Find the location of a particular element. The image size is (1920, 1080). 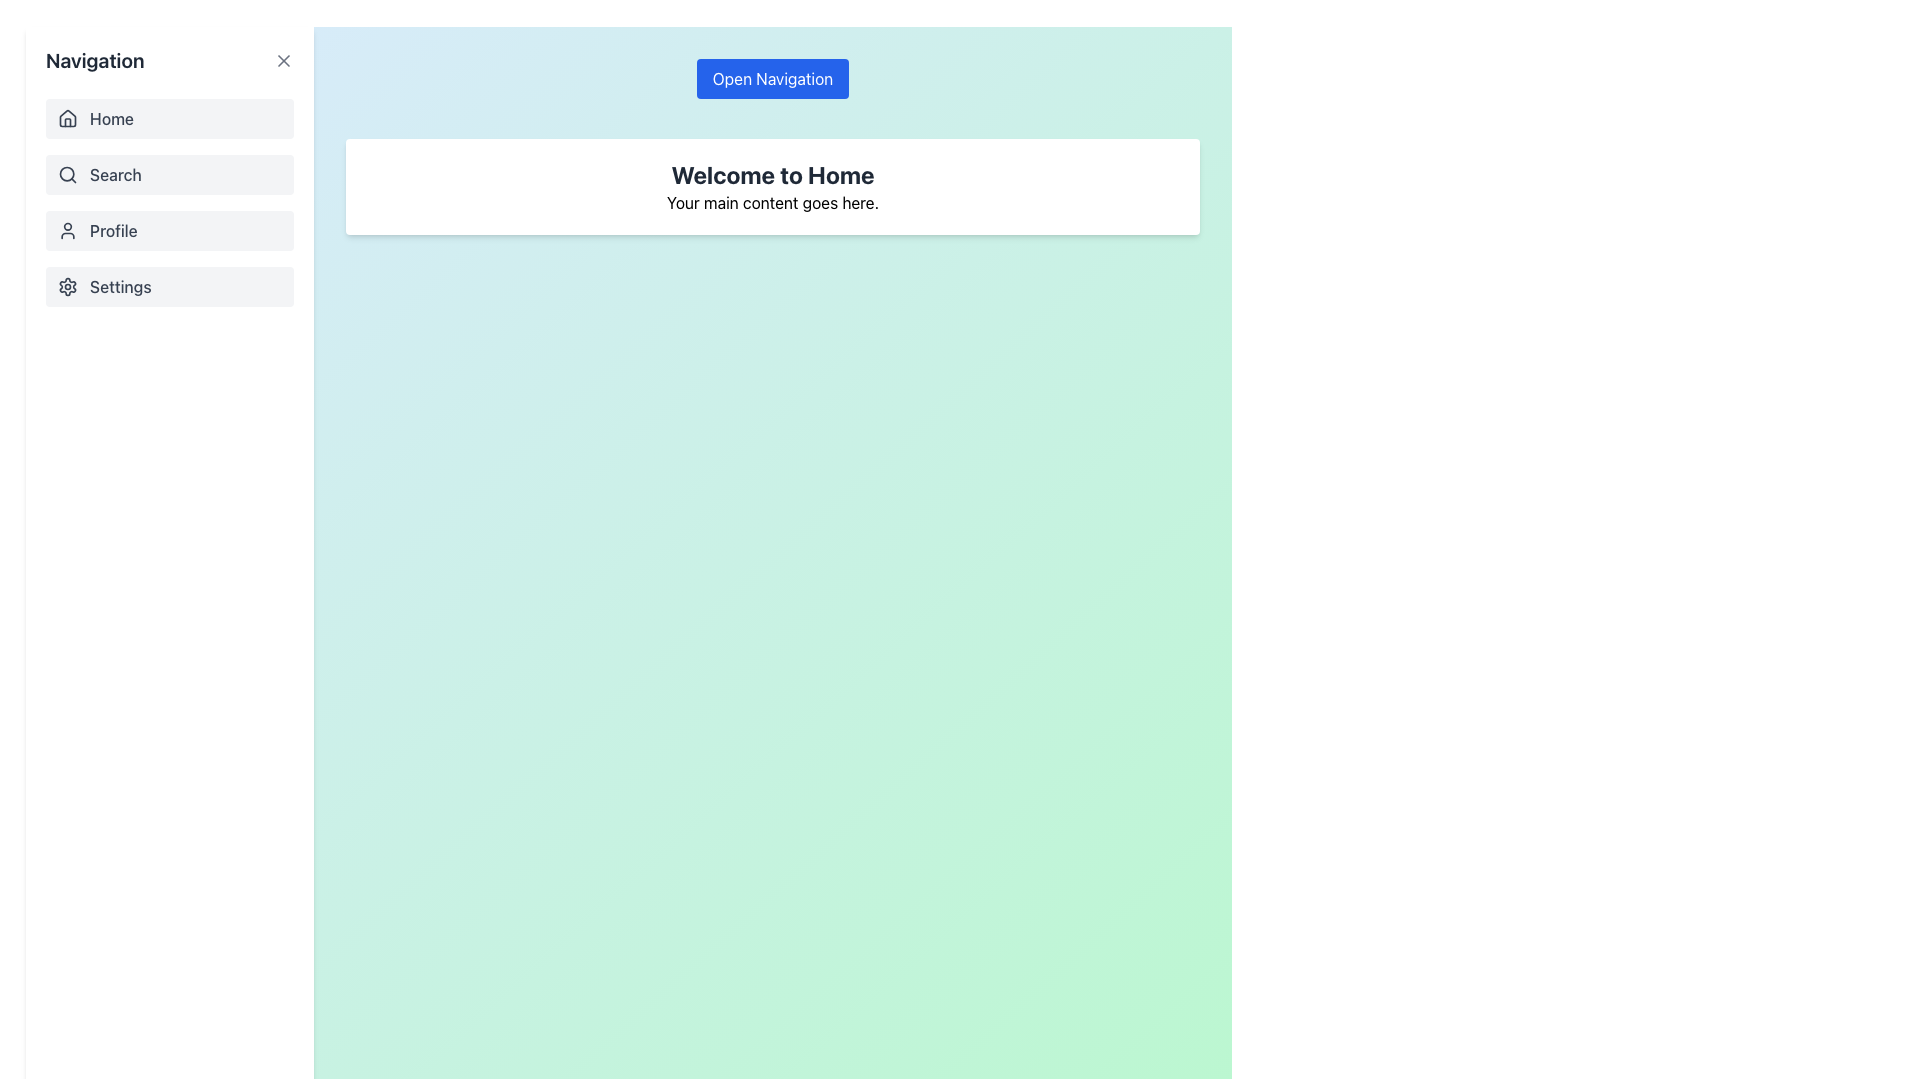

the inner circle of the magnifying glass icon within the 'Search' button group located in the left-side navigation menu is located at coordinates (67, 173).